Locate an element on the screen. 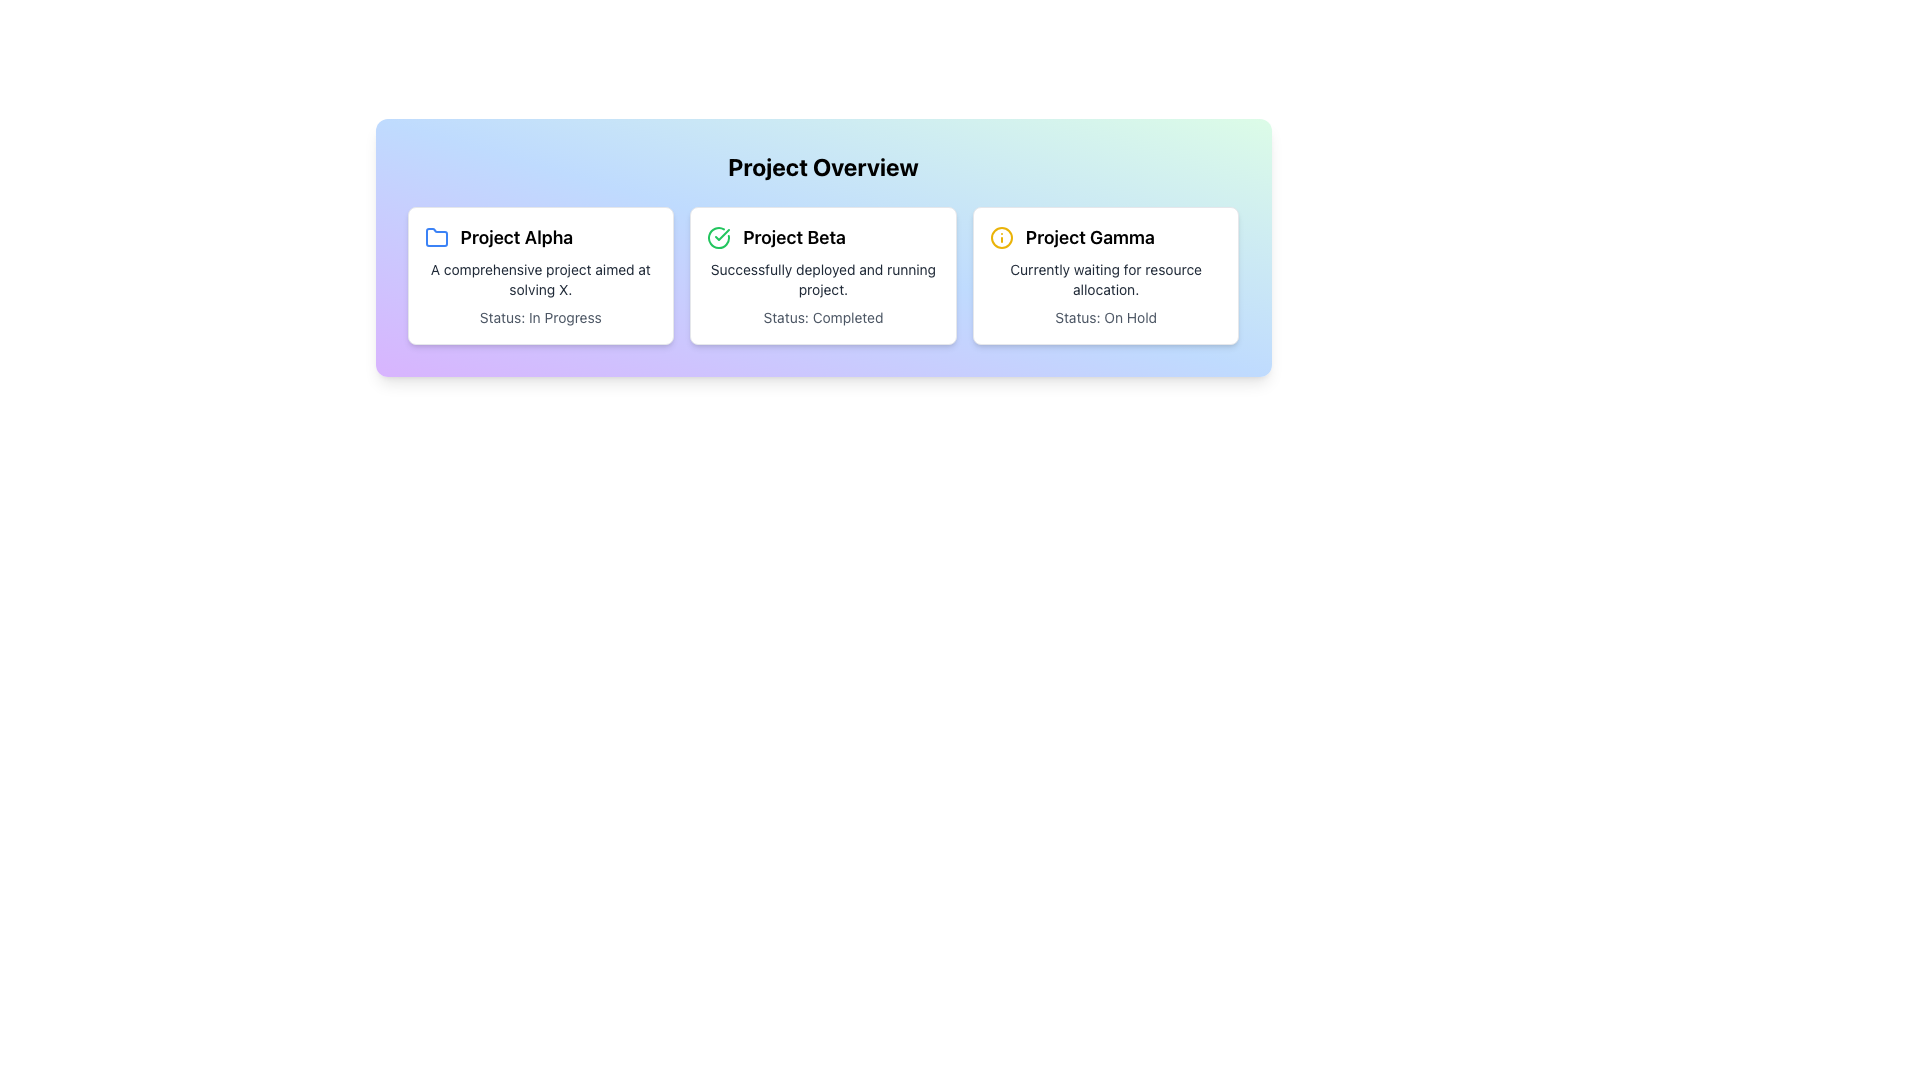  the informational card displaying detailed information about 'Project Gamma', which is the third card in a horizontal row of three, located to the right of 'Project Alpha' and 'Project Beta' is located at coordinates (1105, 276).